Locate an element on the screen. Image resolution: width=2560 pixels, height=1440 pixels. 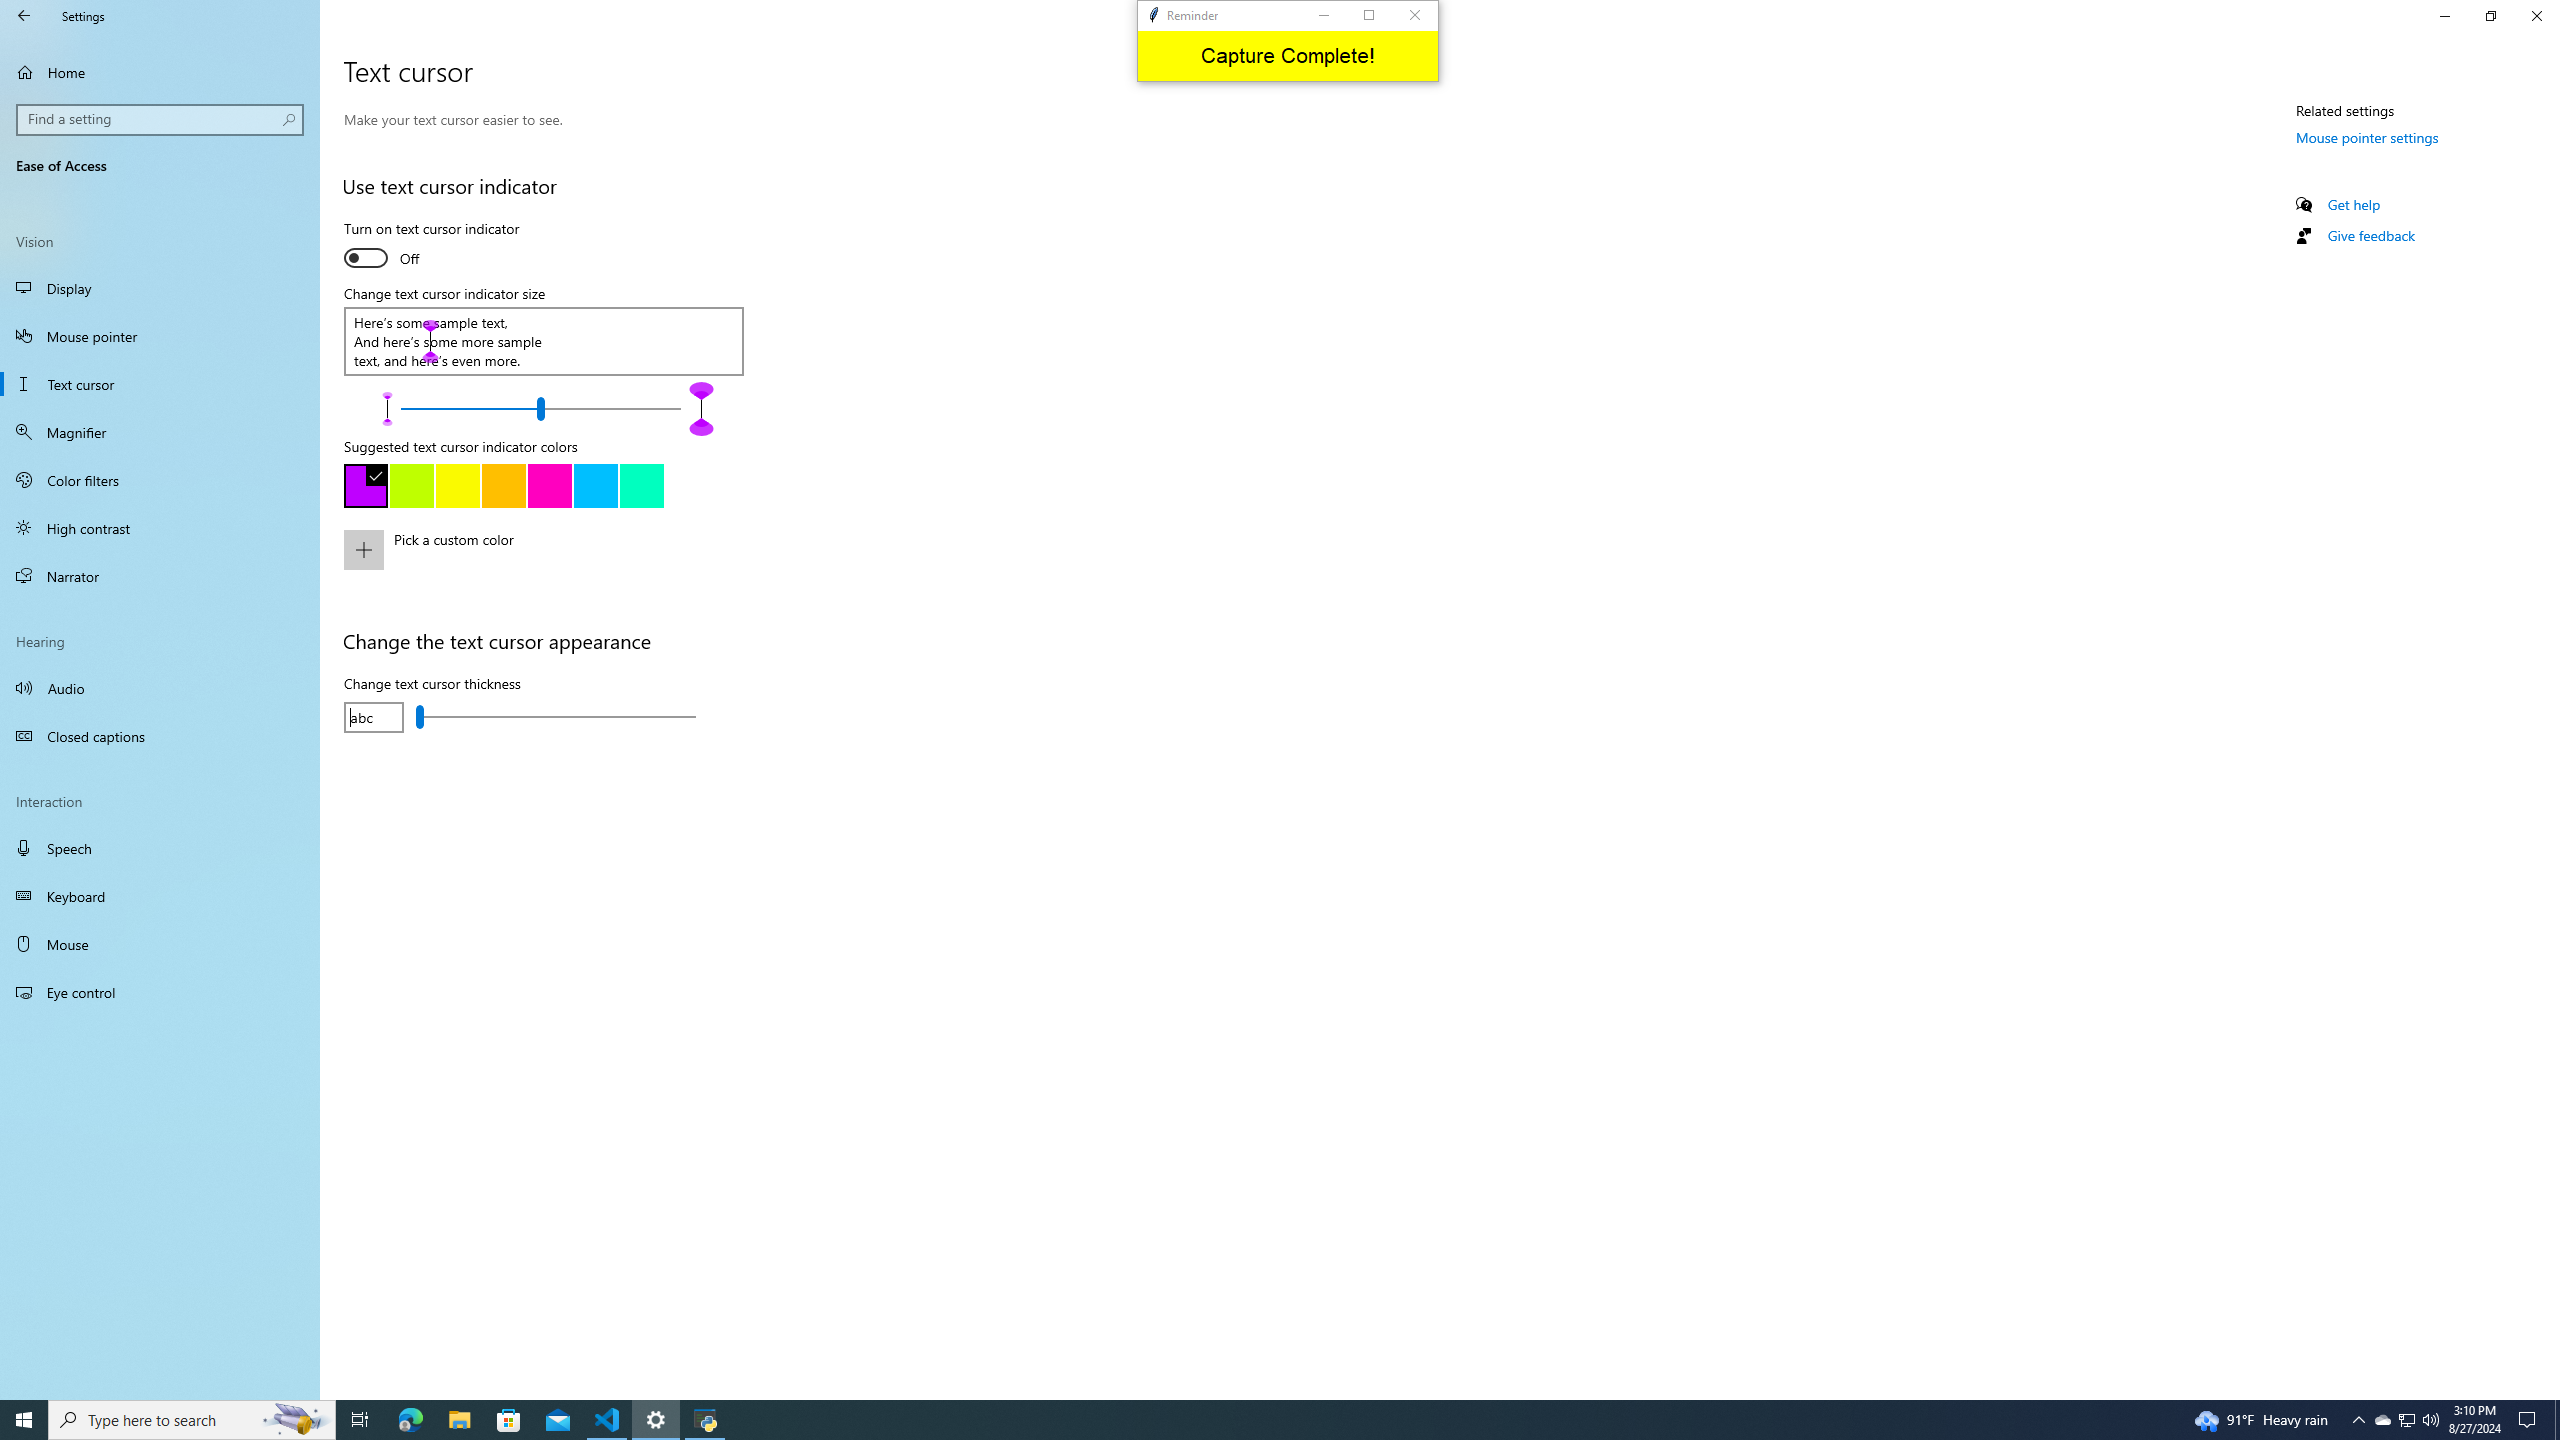
'Microsoft Edge' is located at coordinates (509, 1418).